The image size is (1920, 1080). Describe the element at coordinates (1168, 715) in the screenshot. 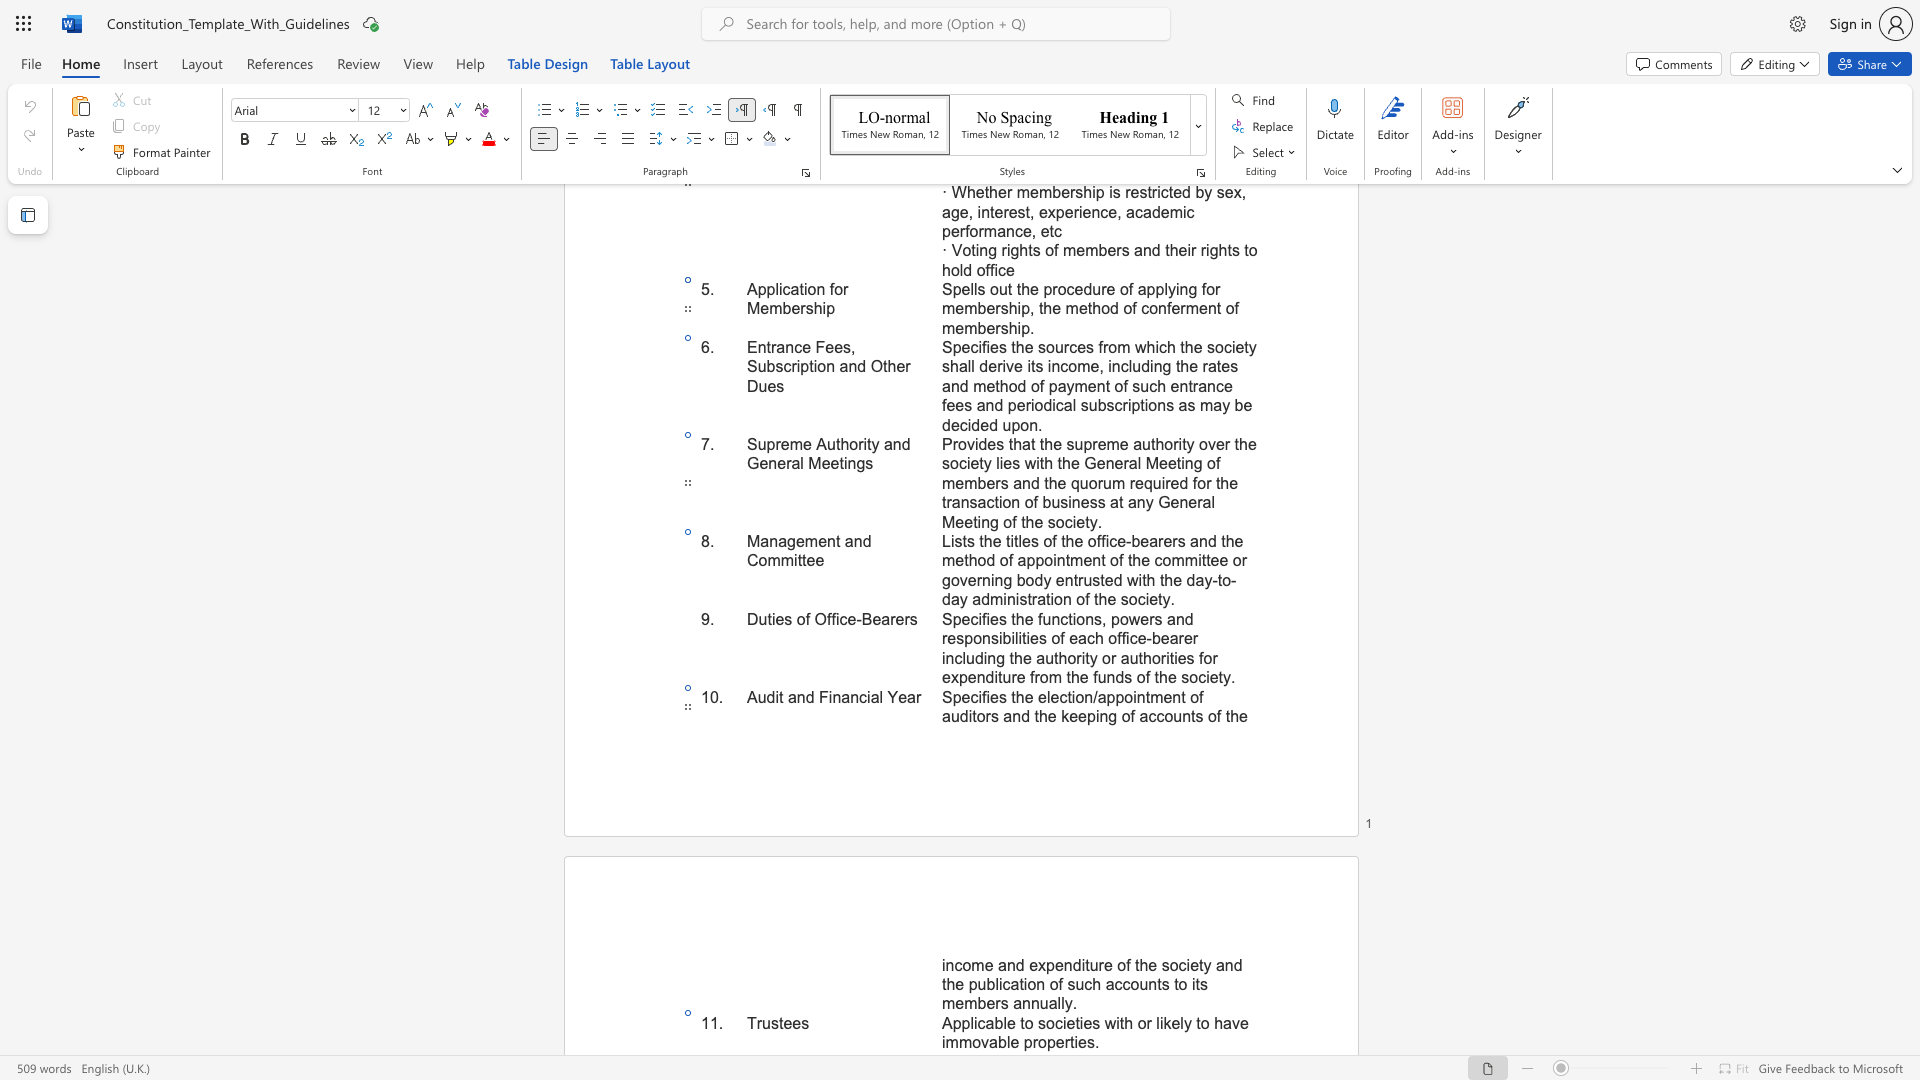

I see `the 6th character "o" in the text` at that location.